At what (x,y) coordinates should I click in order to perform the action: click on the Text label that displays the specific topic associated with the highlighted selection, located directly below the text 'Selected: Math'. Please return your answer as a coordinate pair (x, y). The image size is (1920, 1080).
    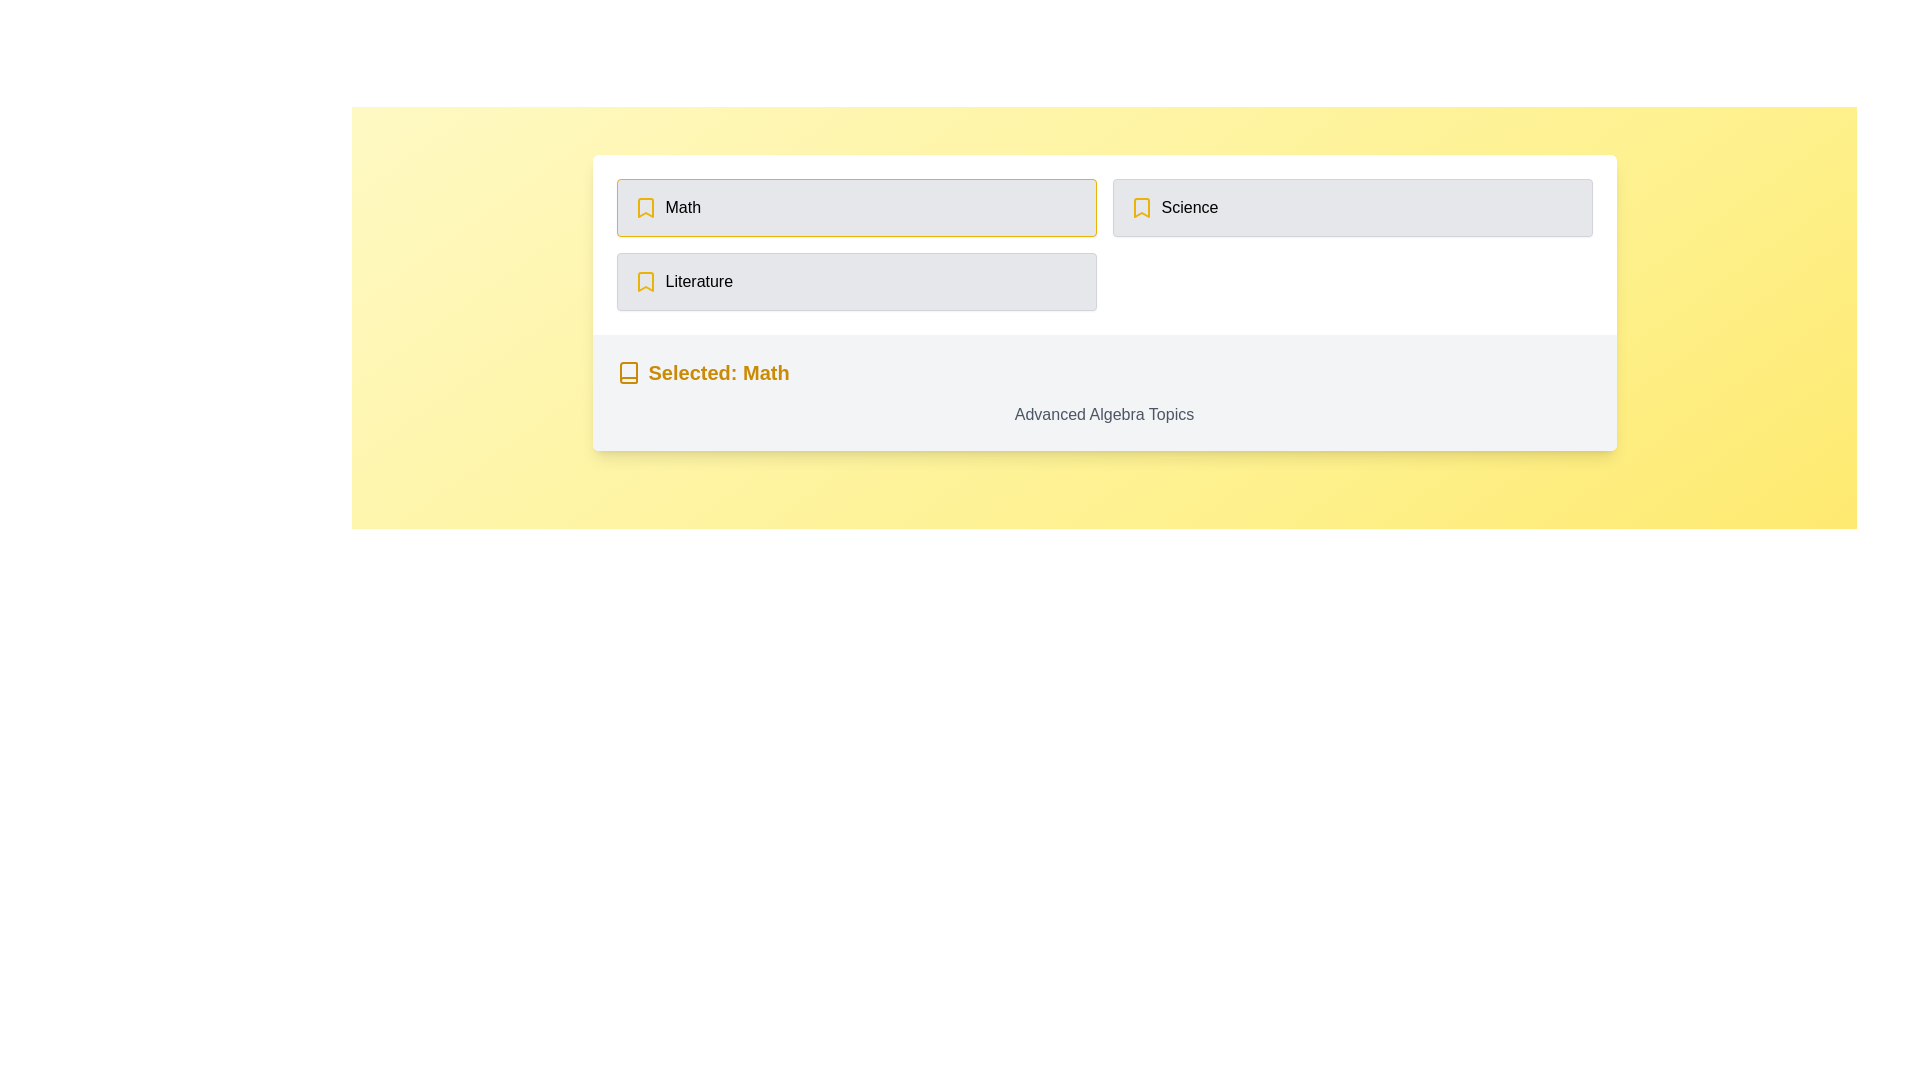
    Looking at the image, I should click on (1103, 414).